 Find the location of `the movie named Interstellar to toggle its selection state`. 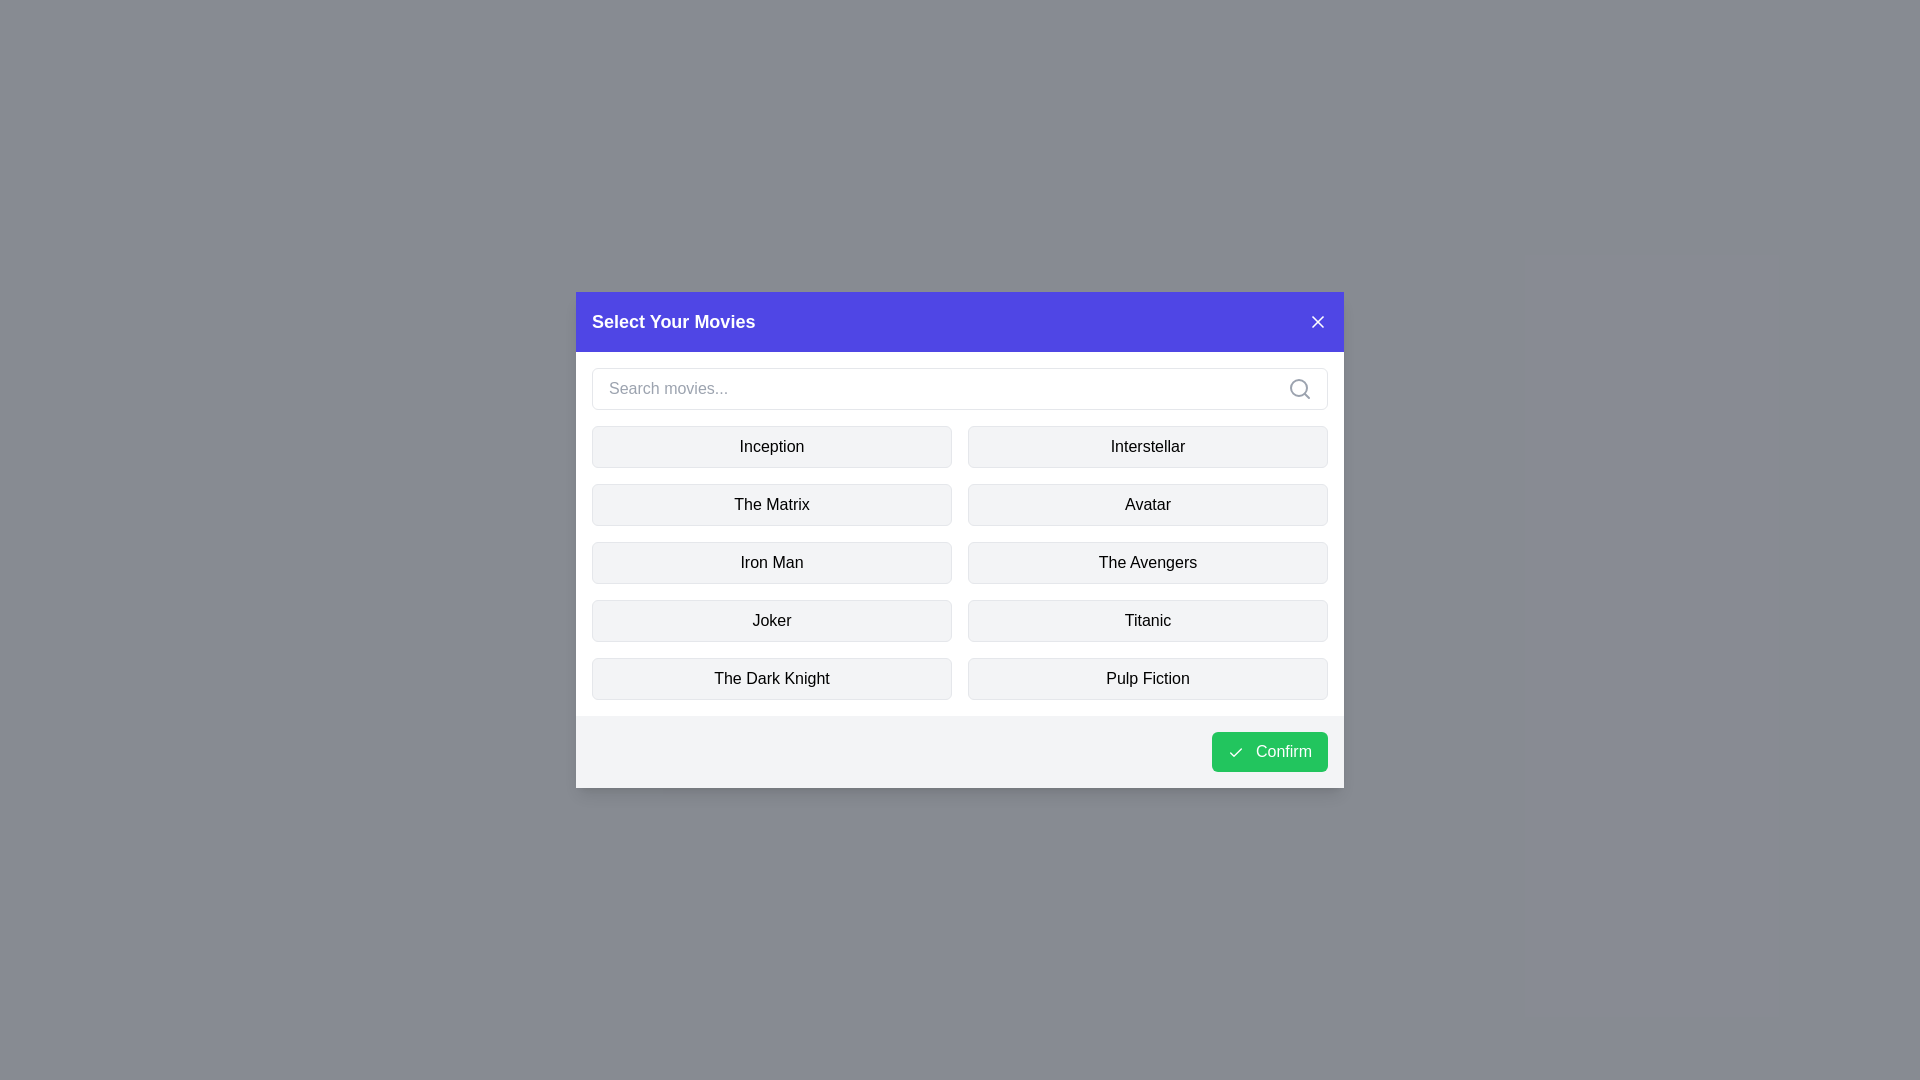

the movie named Interstellar to toggle its selection state is located at coordinates (1147, 446).